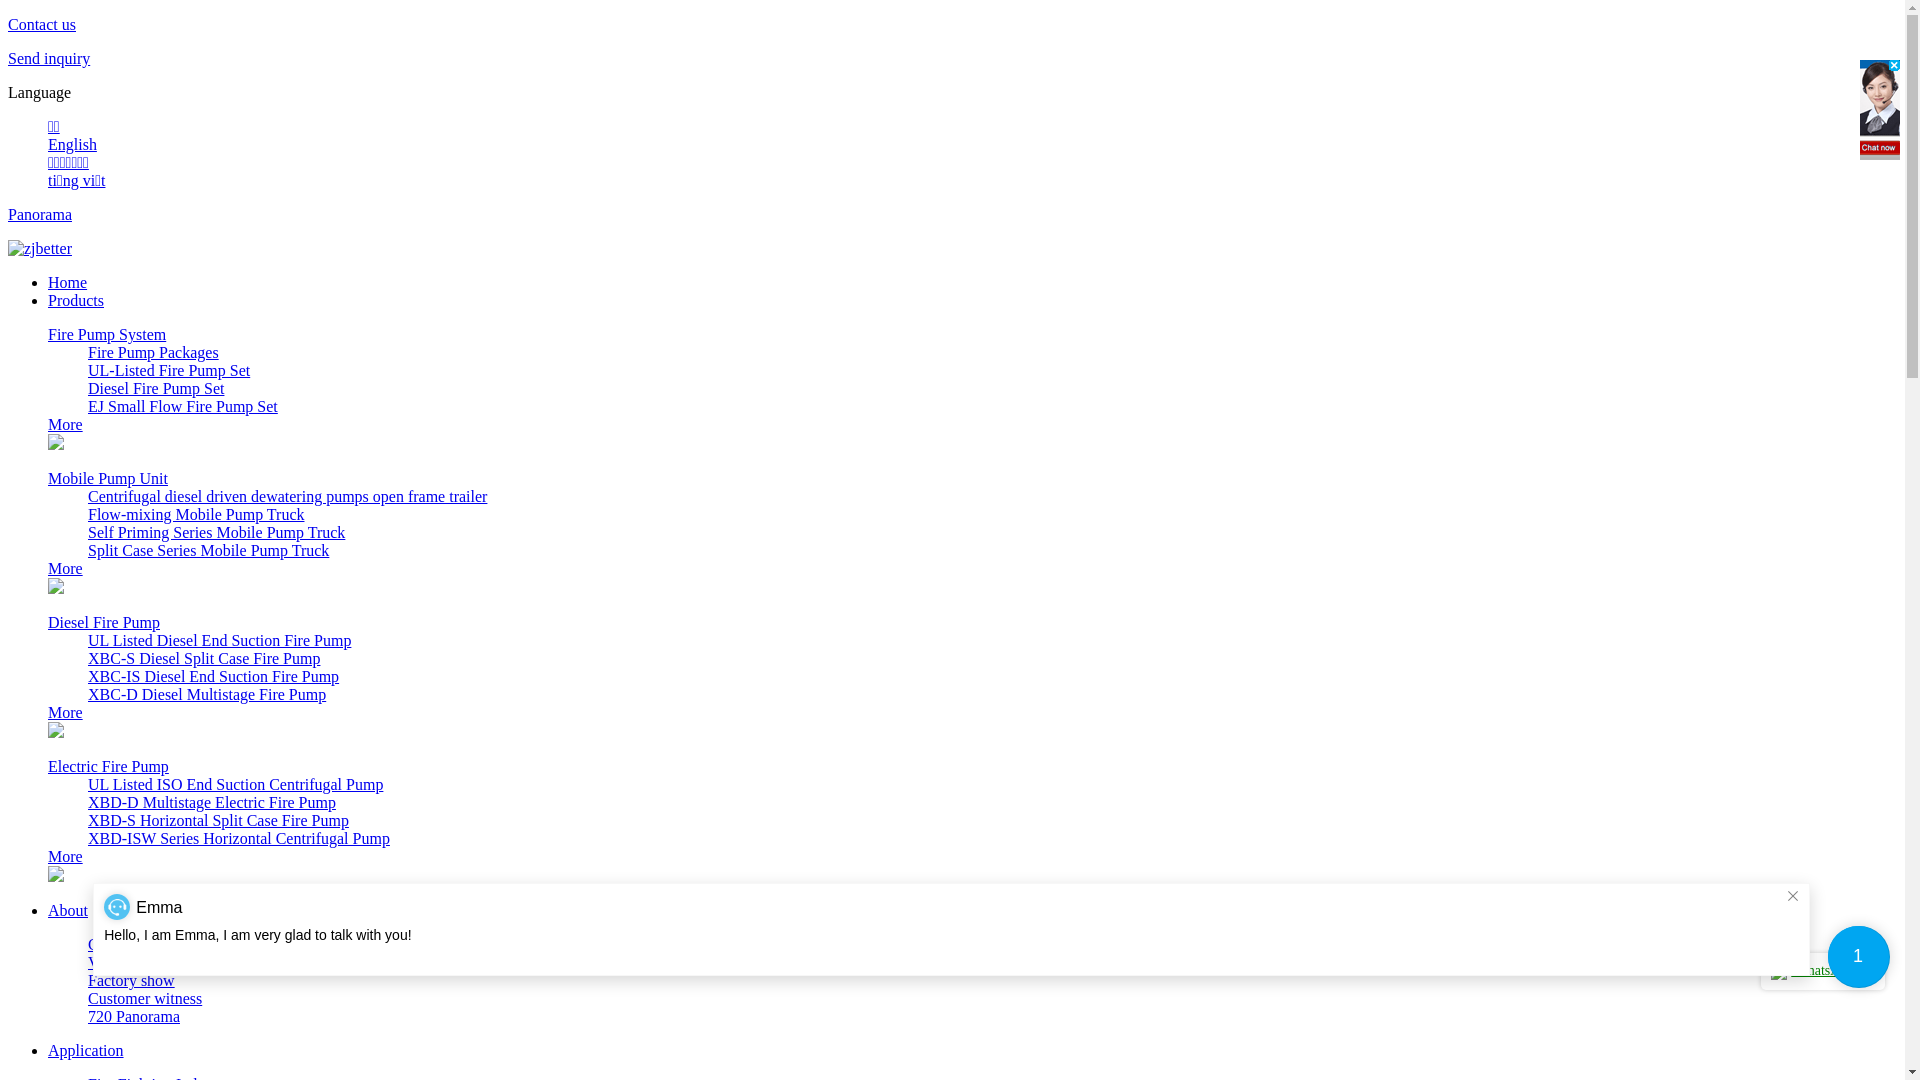 Image resolution: width=1920 pixels, height=1080 pixels. Describe the element at coordinates (48, 765) in the screenshot. I see `'Electric Fire Pump'` at that location.